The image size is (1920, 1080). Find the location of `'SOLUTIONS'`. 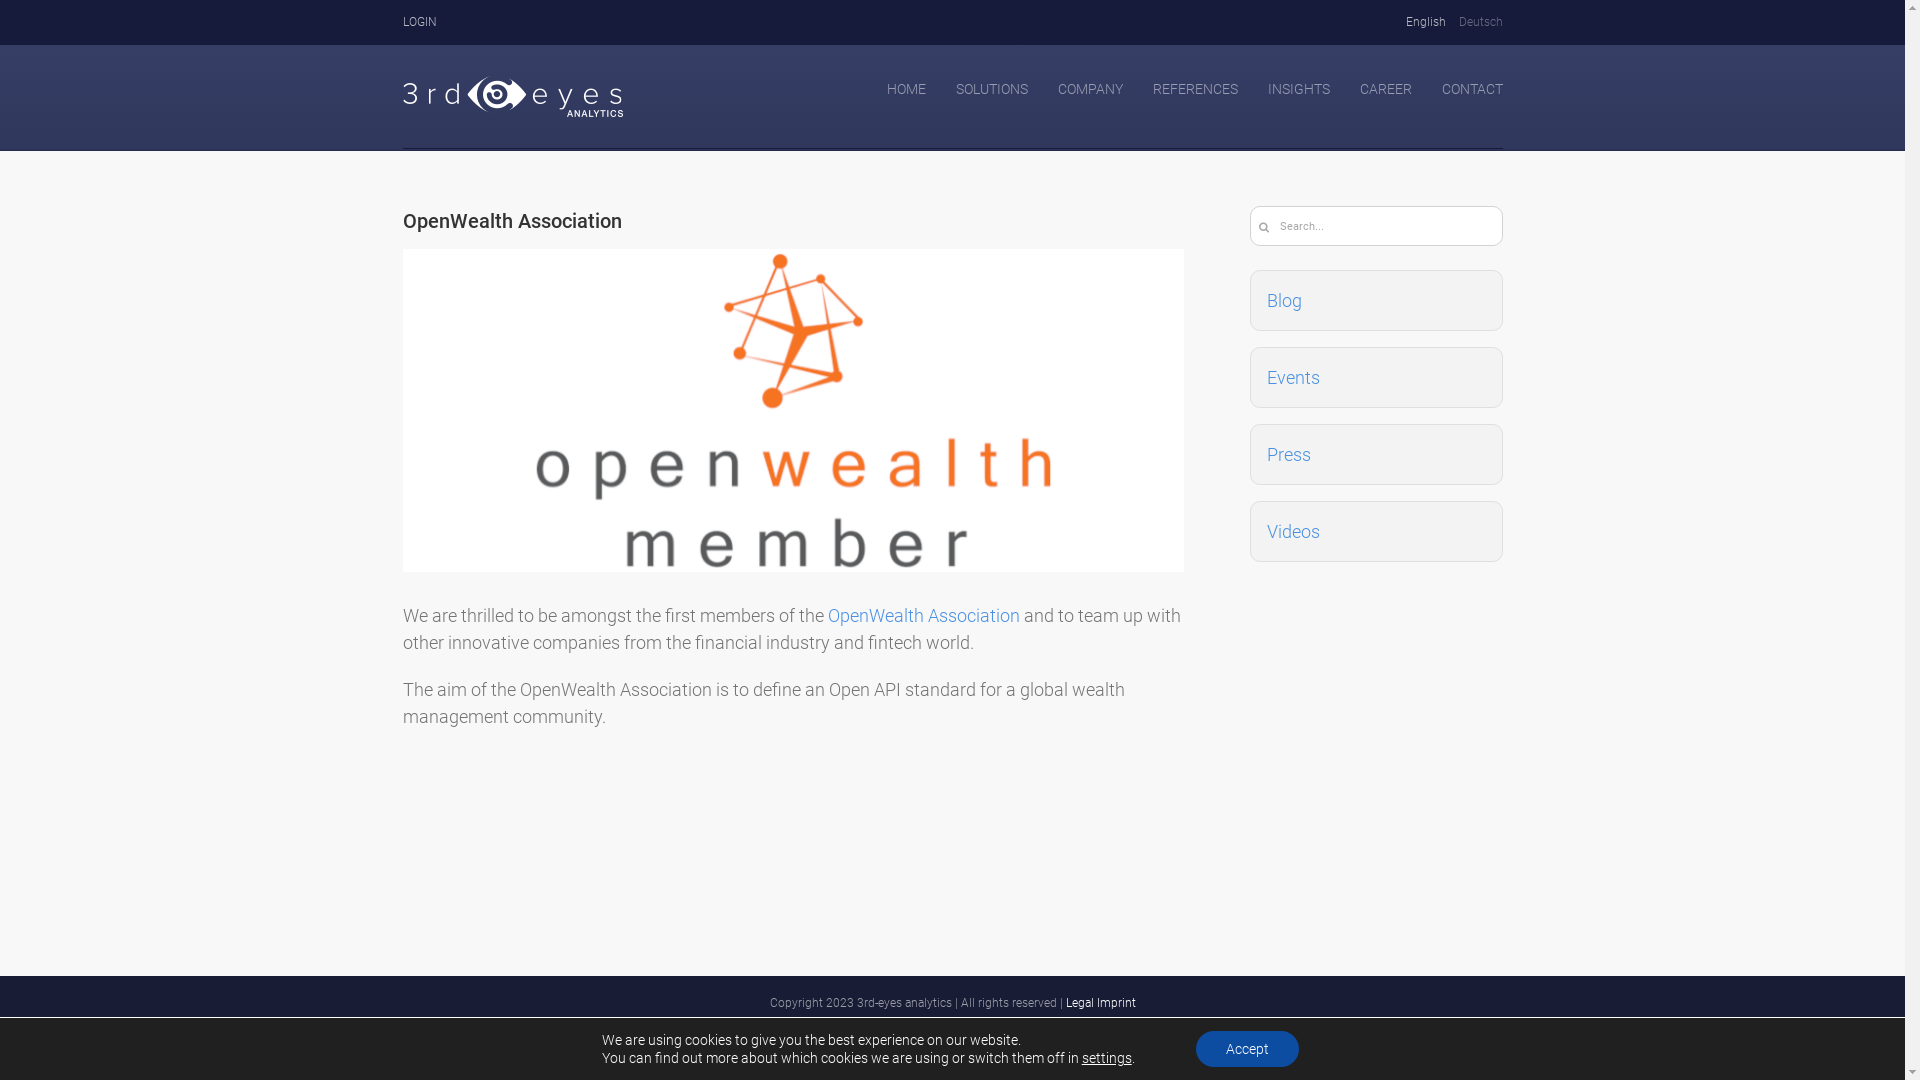

'SOLUTIONS' is located at coordinates (954, 86).